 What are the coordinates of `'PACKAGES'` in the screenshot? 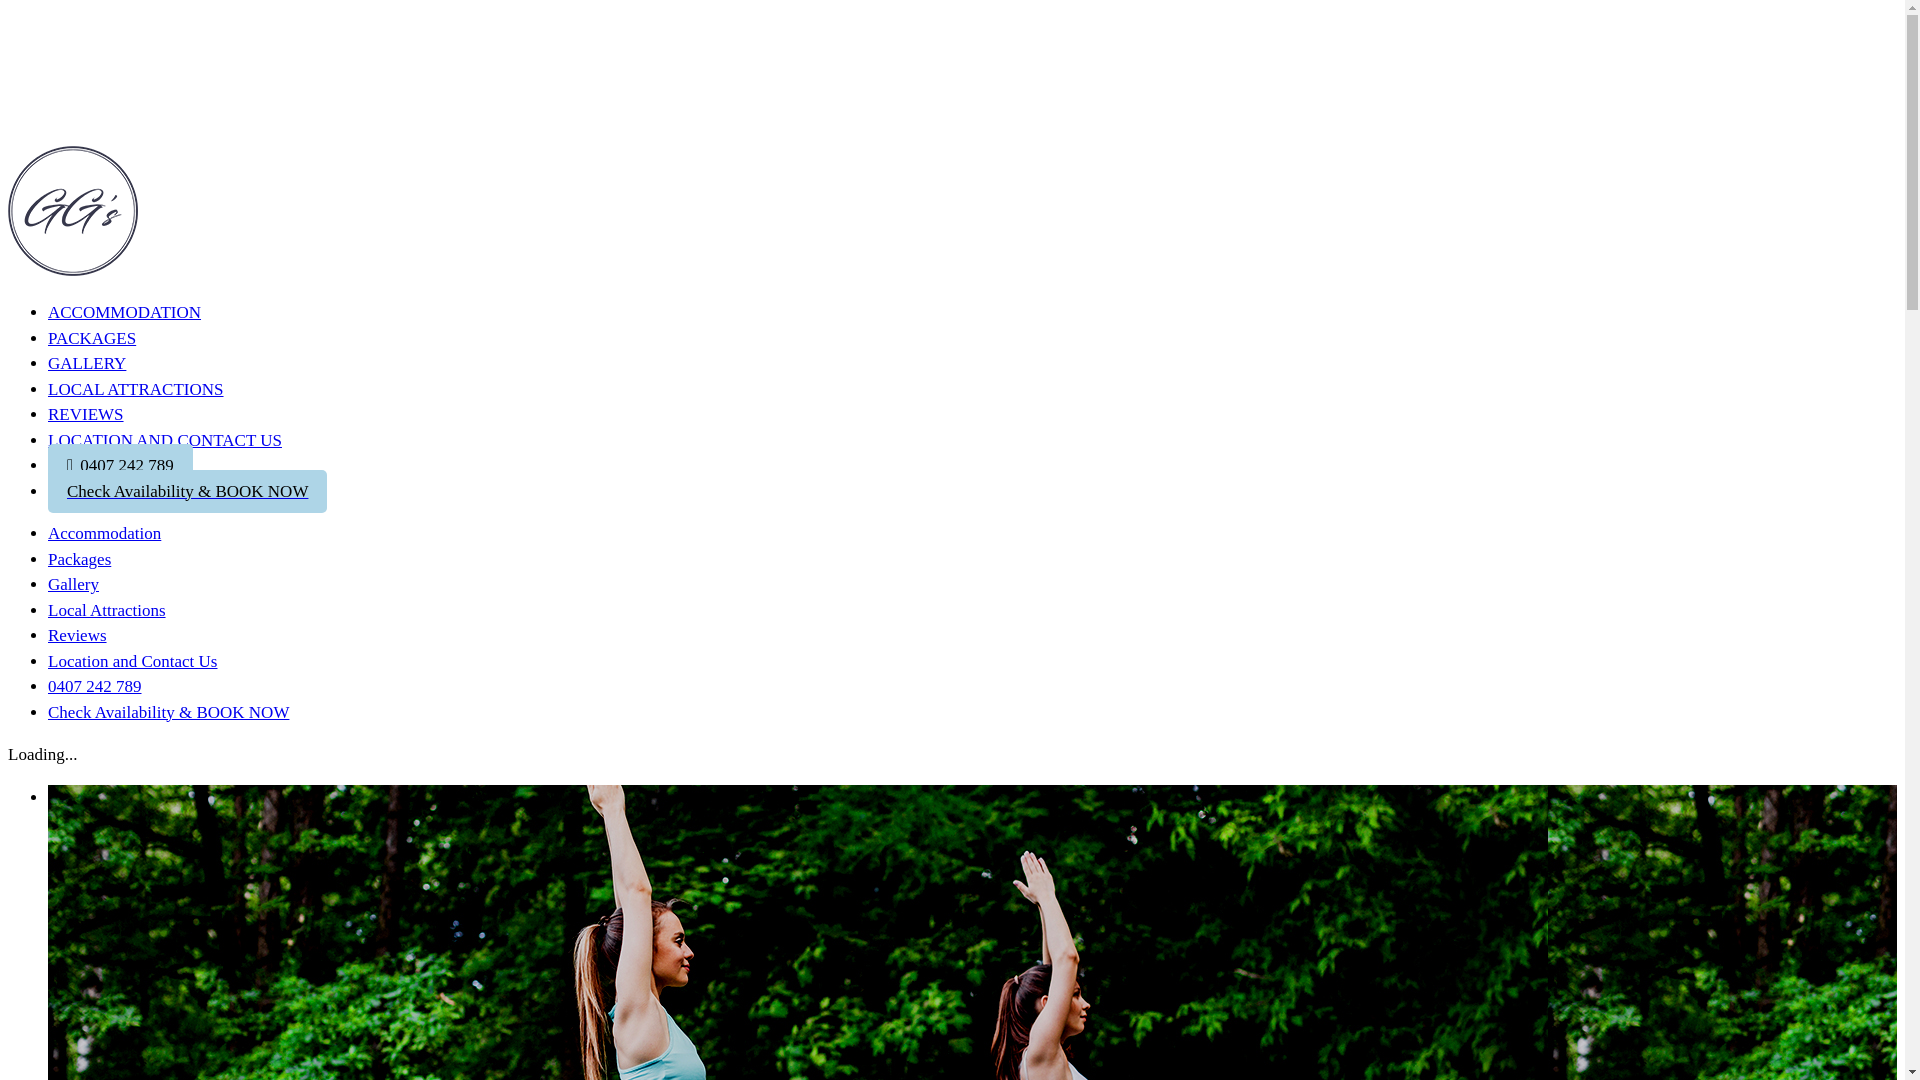 It's located at (90, 336).